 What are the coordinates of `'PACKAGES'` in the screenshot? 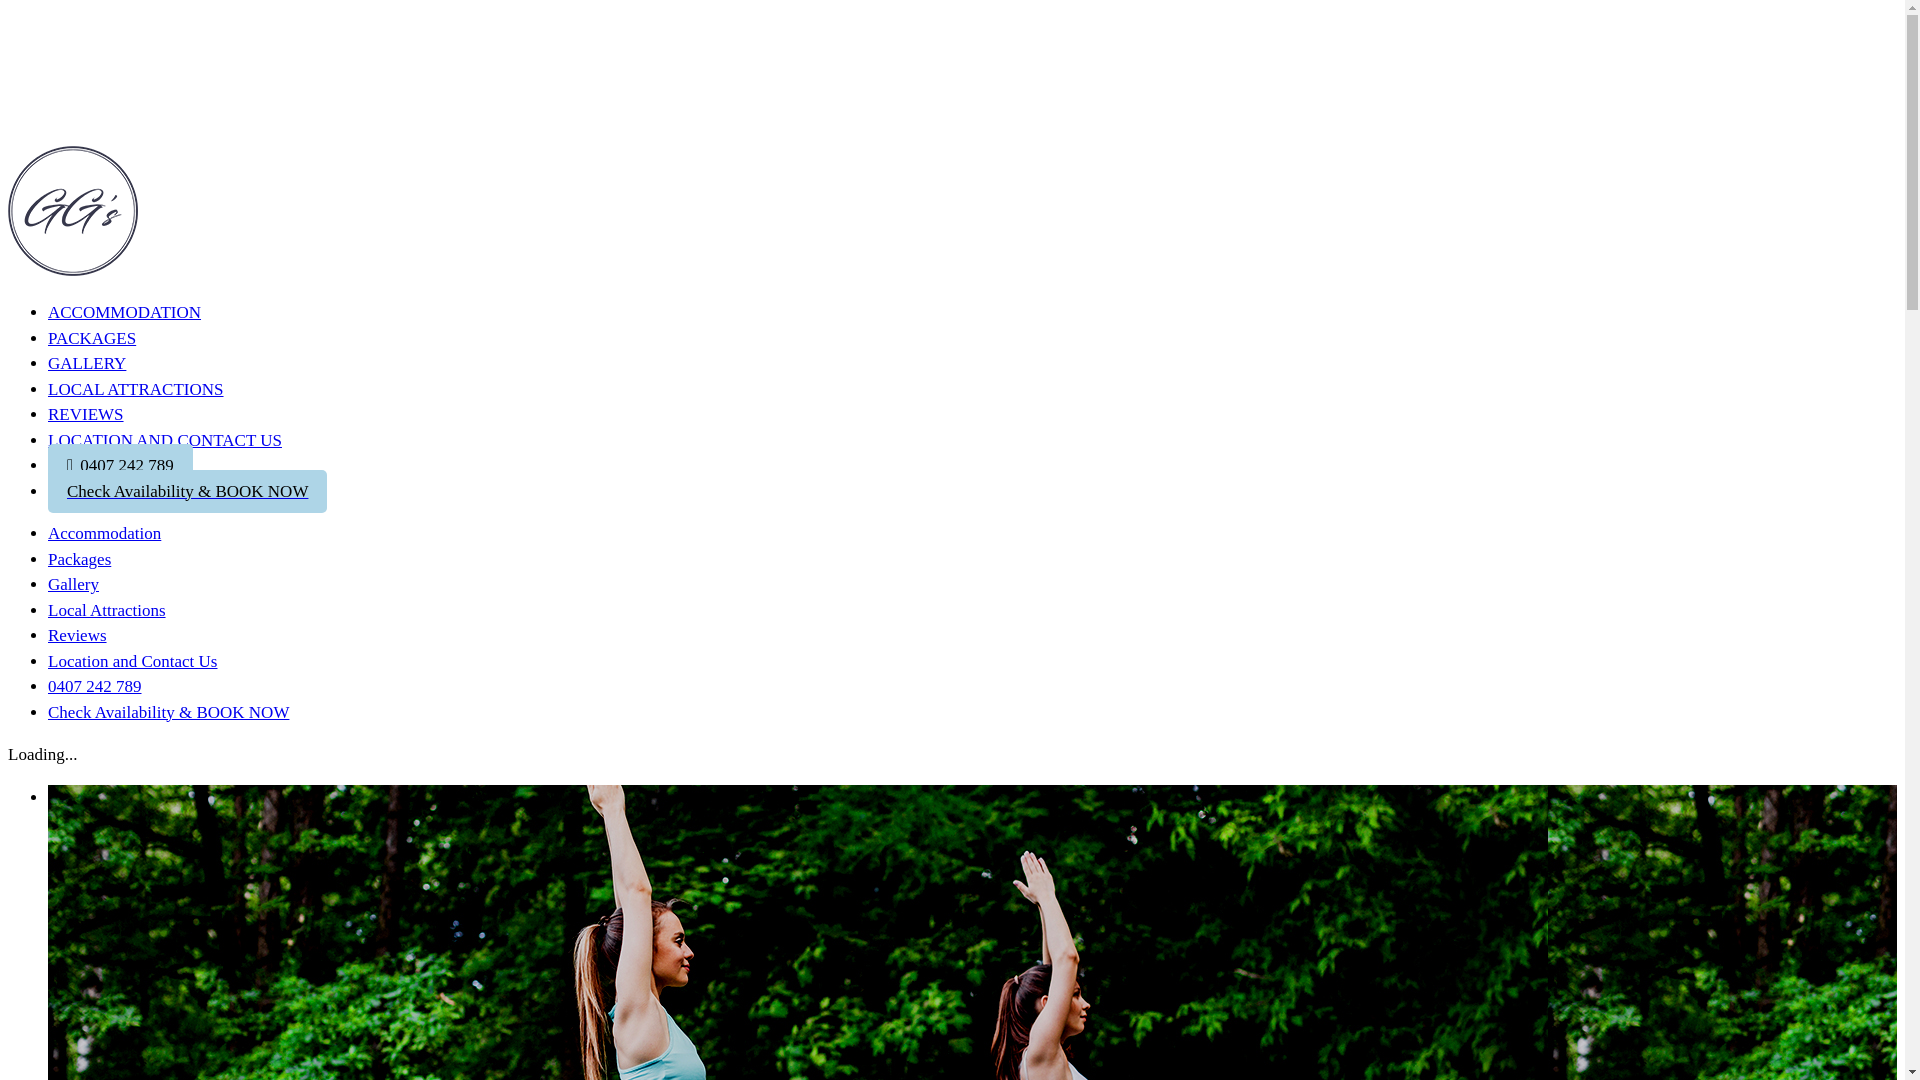 It's located at (90, 336).